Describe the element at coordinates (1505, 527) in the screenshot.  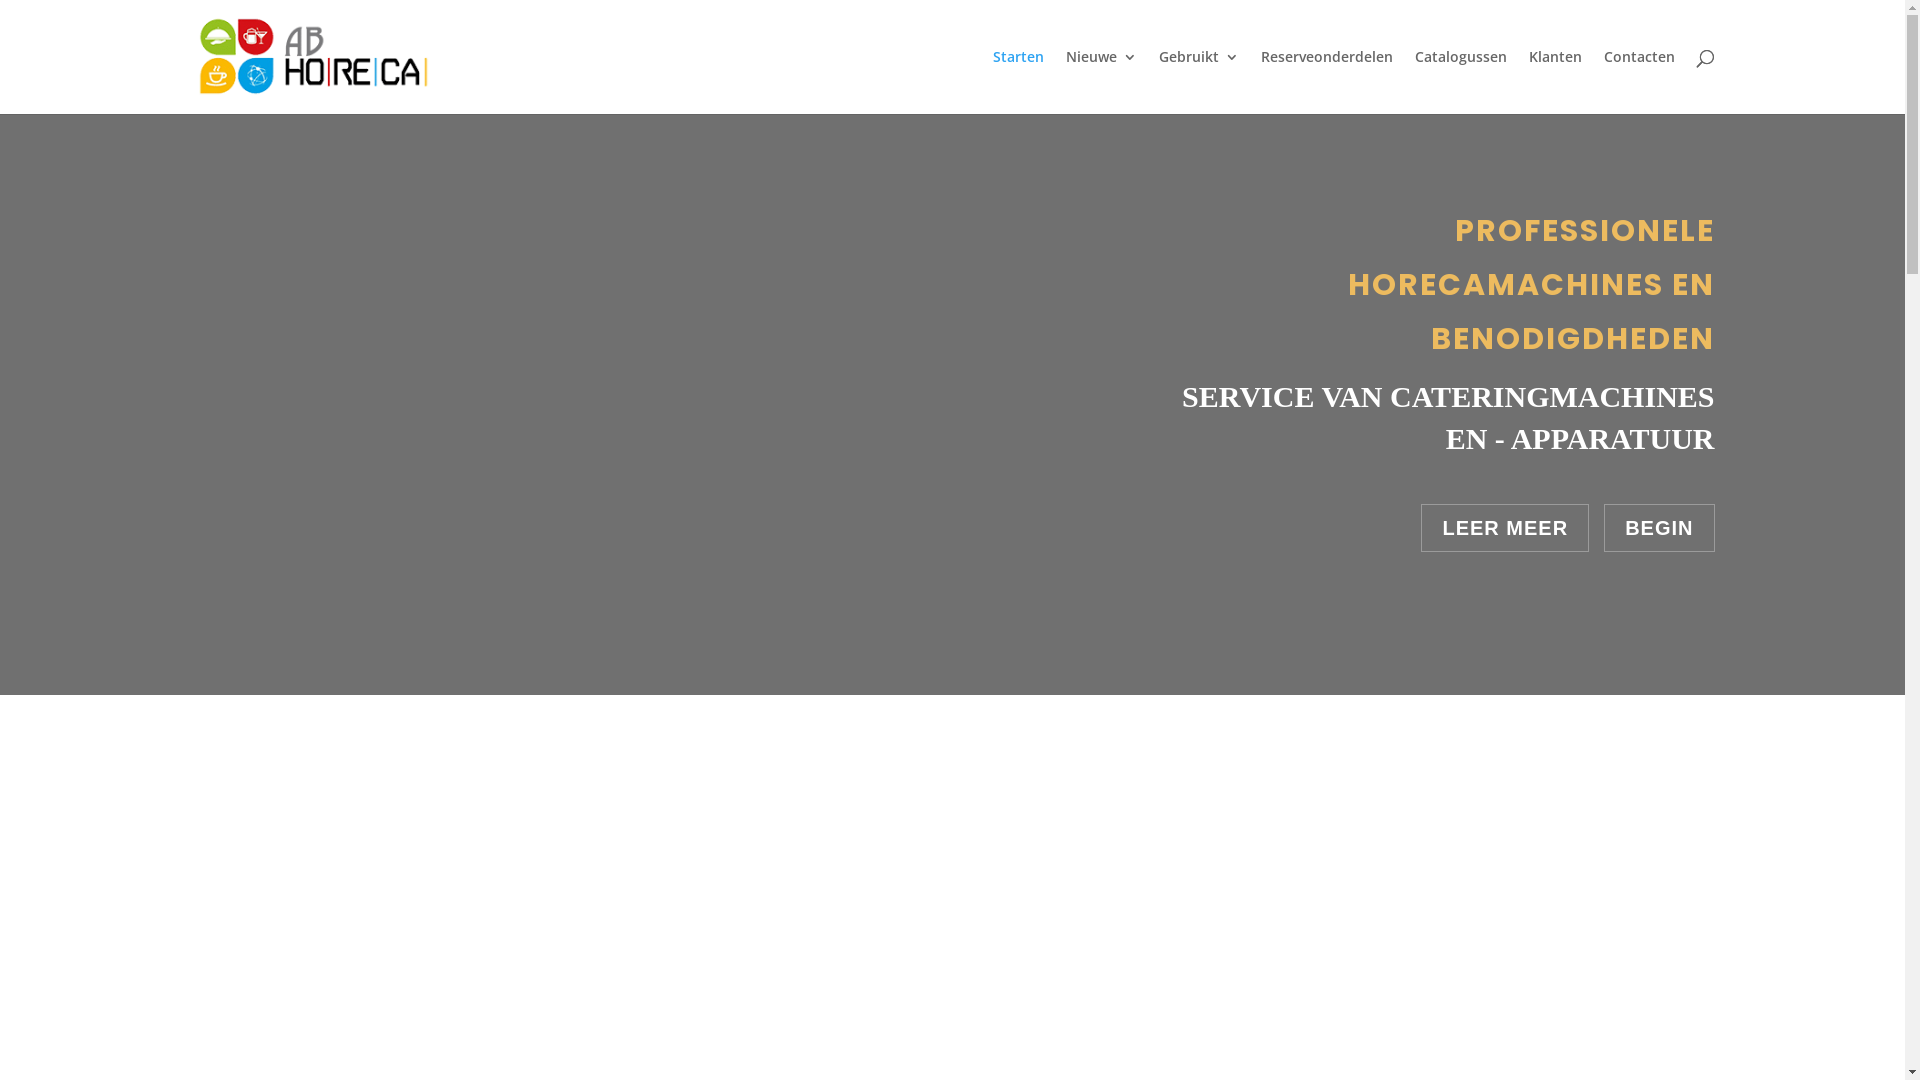
I see `'LEER MEER'` at that location.